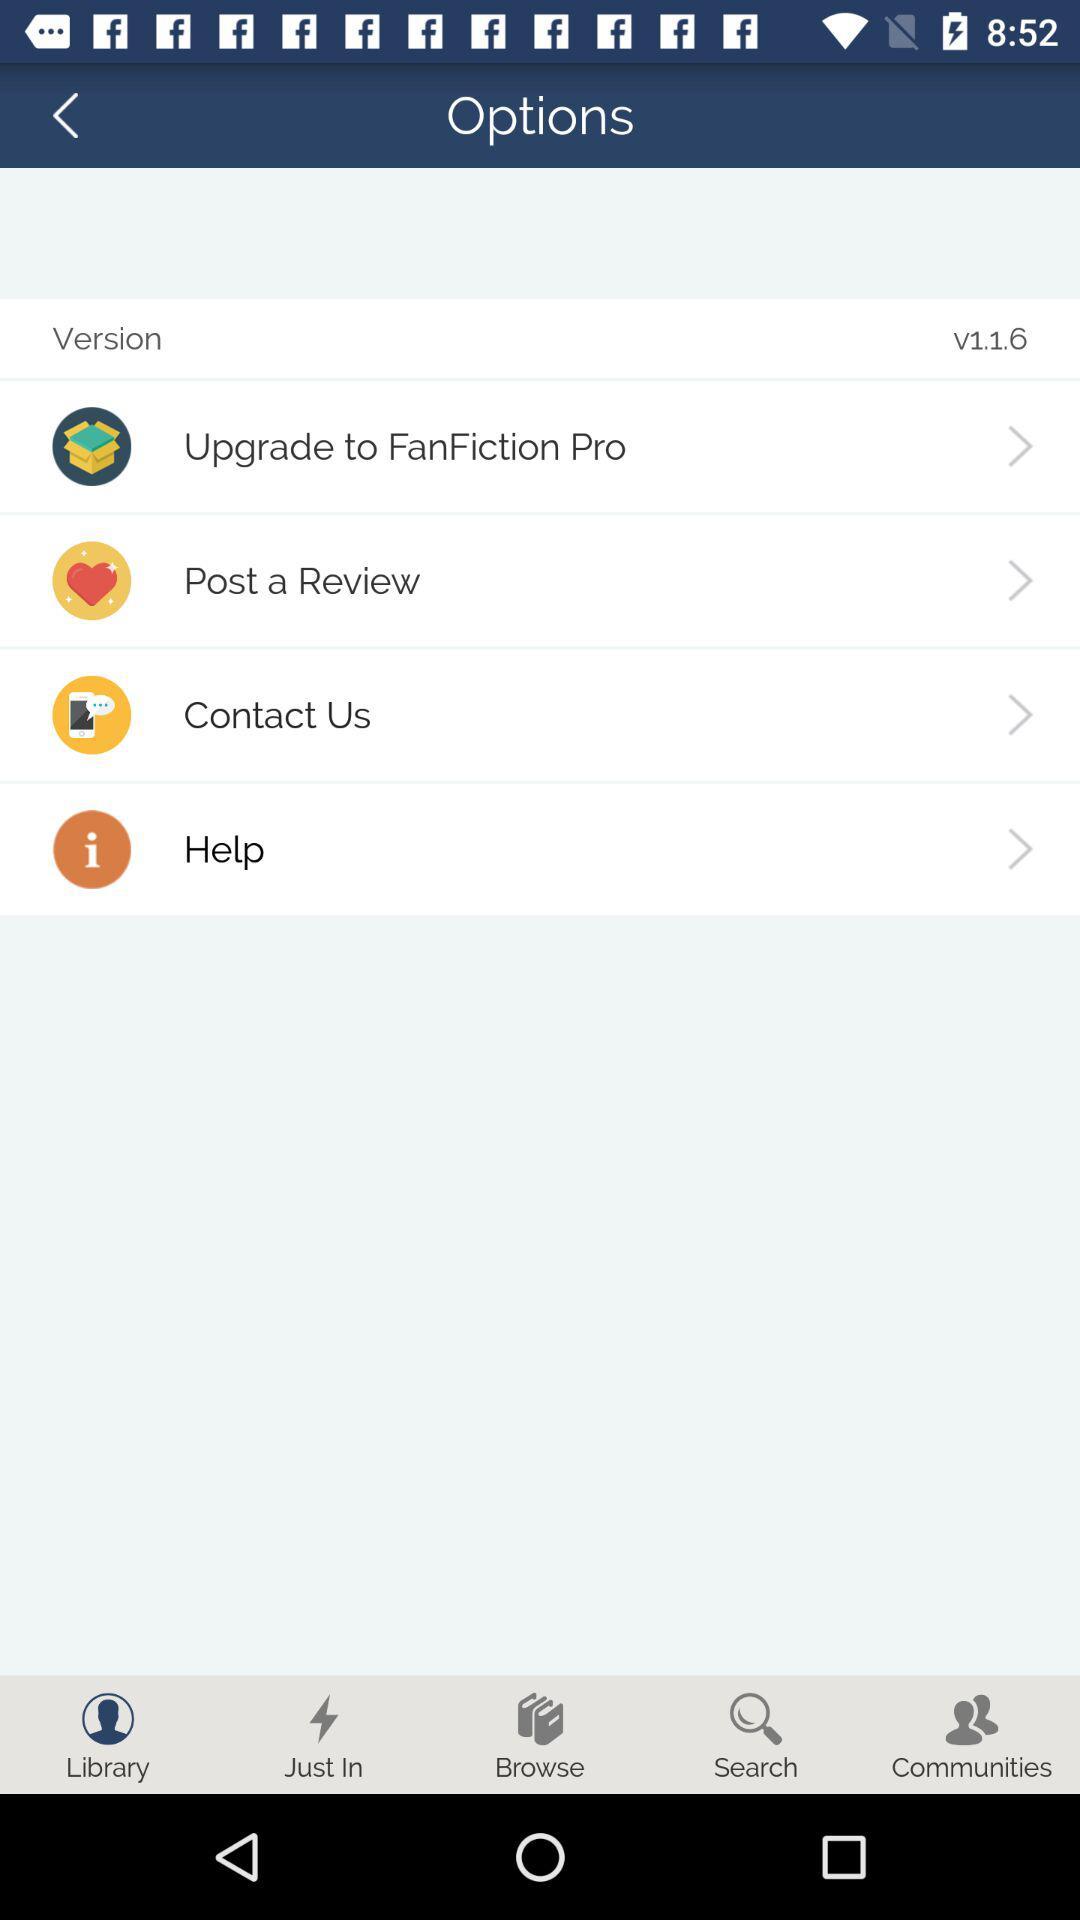 Image resolution: width=1080 pixels, height=1920 pixels. What do you see at coordinates (77, 114) in the screenshot?
I see `the arrow_backward icon` at bounding box center [77, 114].